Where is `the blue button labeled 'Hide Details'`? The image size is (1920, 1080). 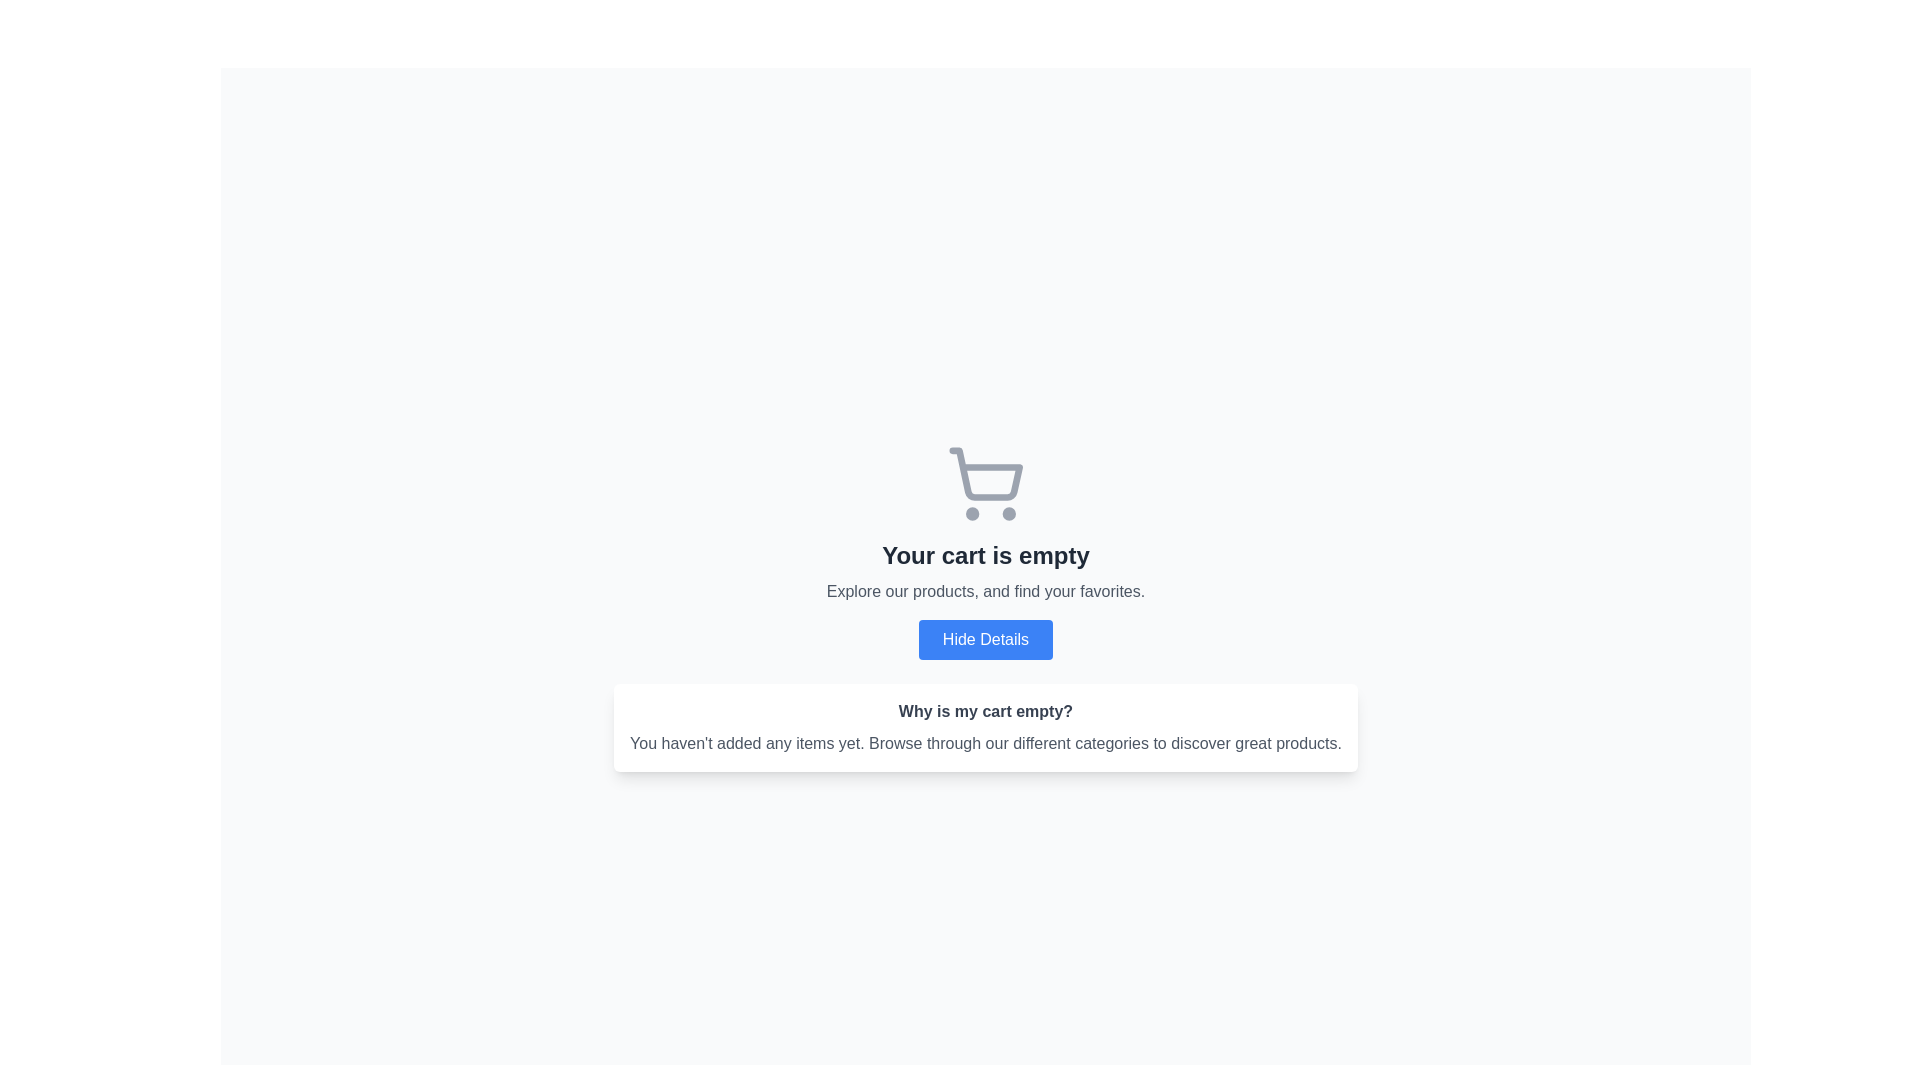 the blue button labeled 'Hide Details' is located at coordinates (985, 640).